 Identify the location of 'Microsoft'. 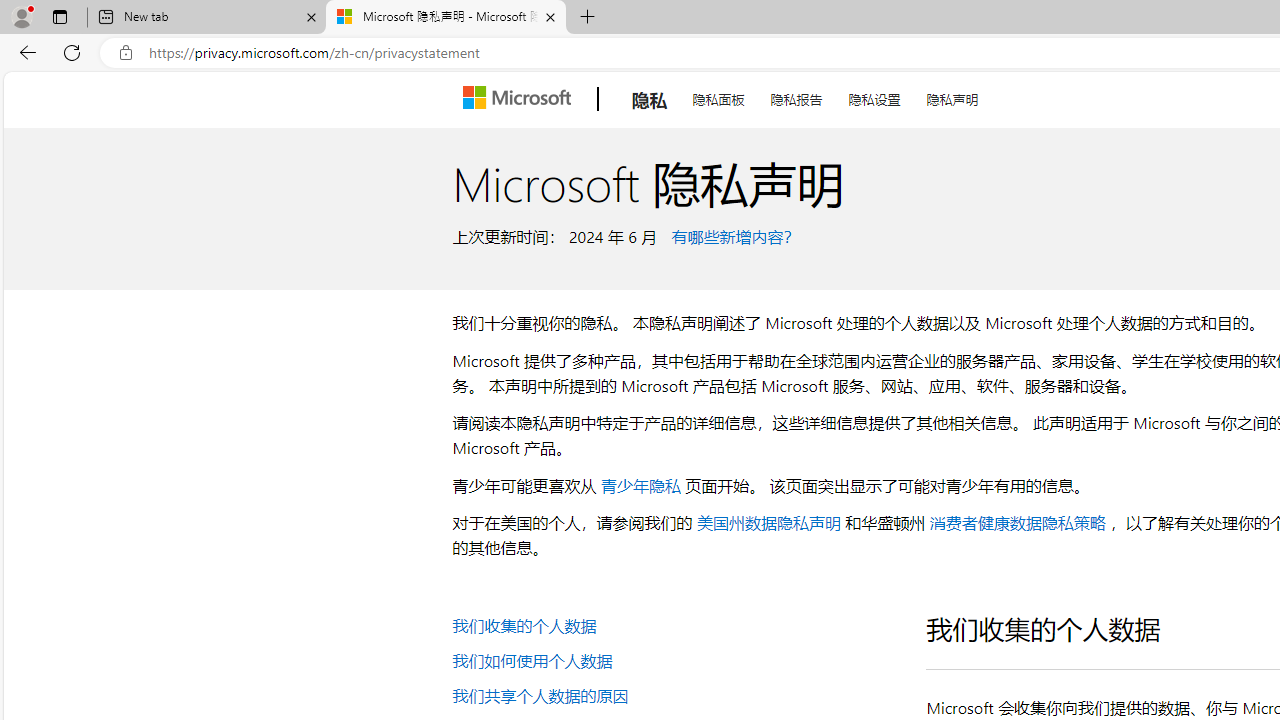
(520, 99).